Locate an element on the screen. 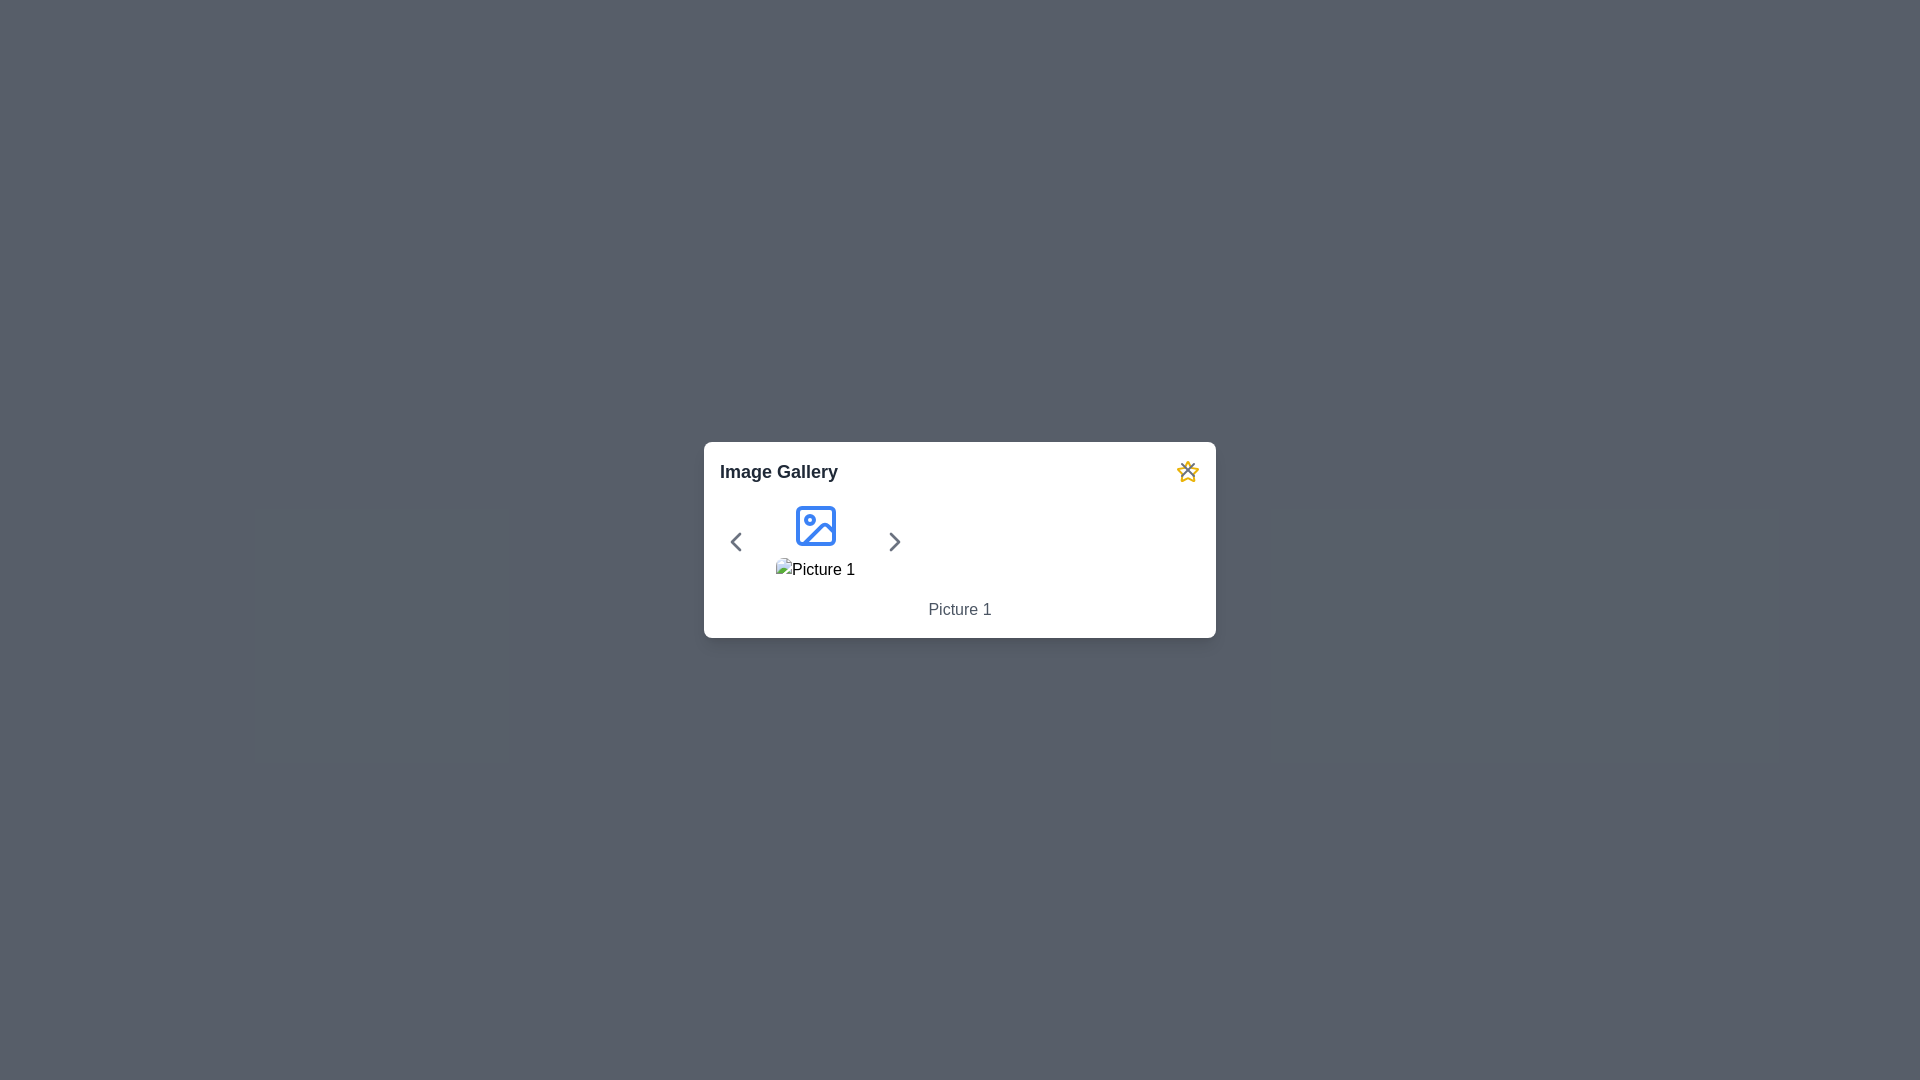 This screenshot has width=1920, height=1080. the Chevron arrow button, which is the first in a horizontal sequence of three controls in the gallery, to change its appearance is located at coordinates (734, 542).